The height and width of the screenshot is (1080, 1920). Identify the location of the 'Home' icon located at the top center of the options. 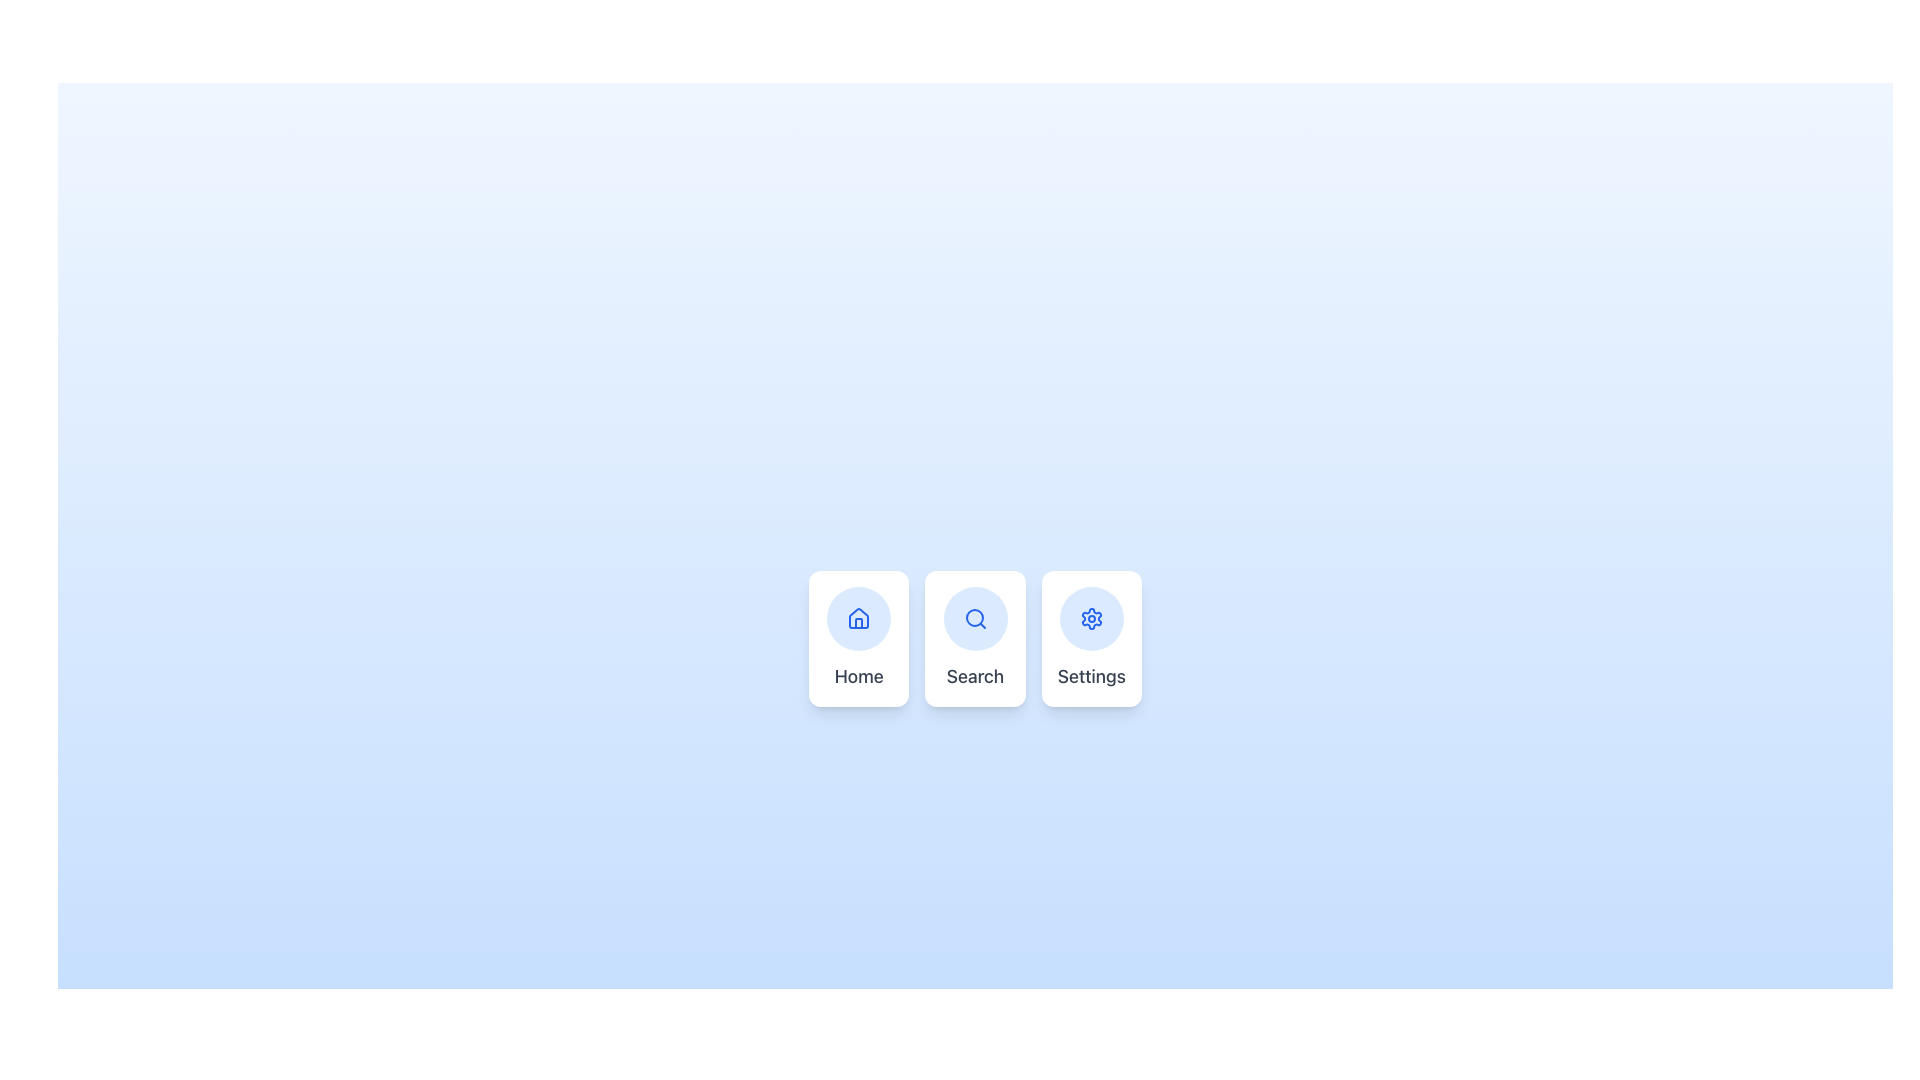
(859, 617).